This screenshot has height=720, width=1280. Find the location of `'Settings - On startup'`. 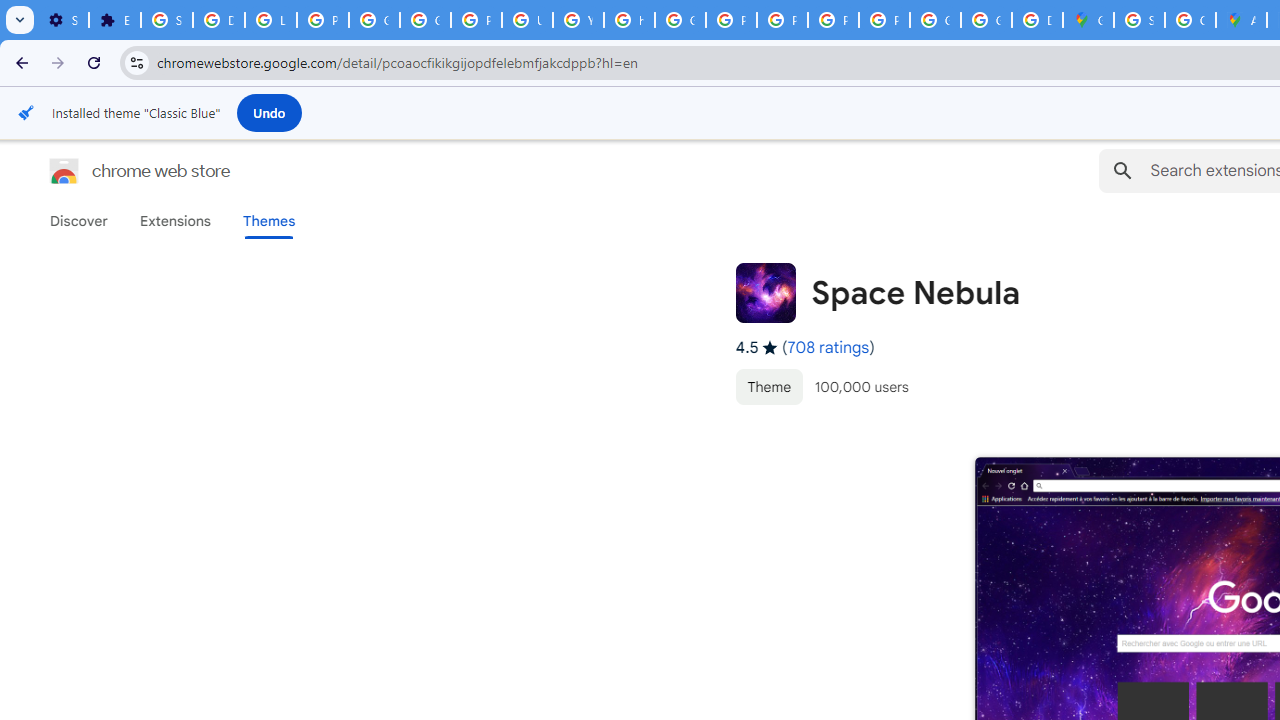

'Settings - On startup' is located at coordinates (63, 20).